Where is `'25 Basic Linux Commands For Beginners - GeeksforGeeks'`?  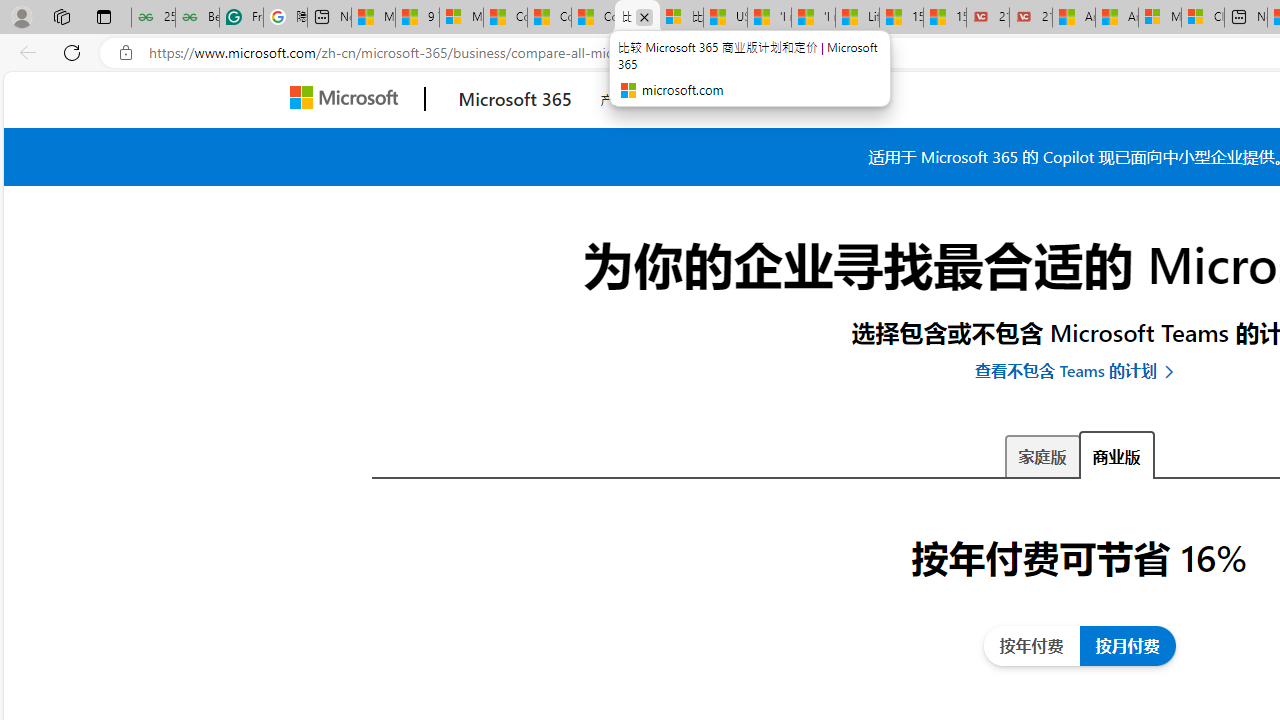
'25 Basic Linux Commands For Beginners - GeeksforGeeks' is located at coordinates (152, 17).